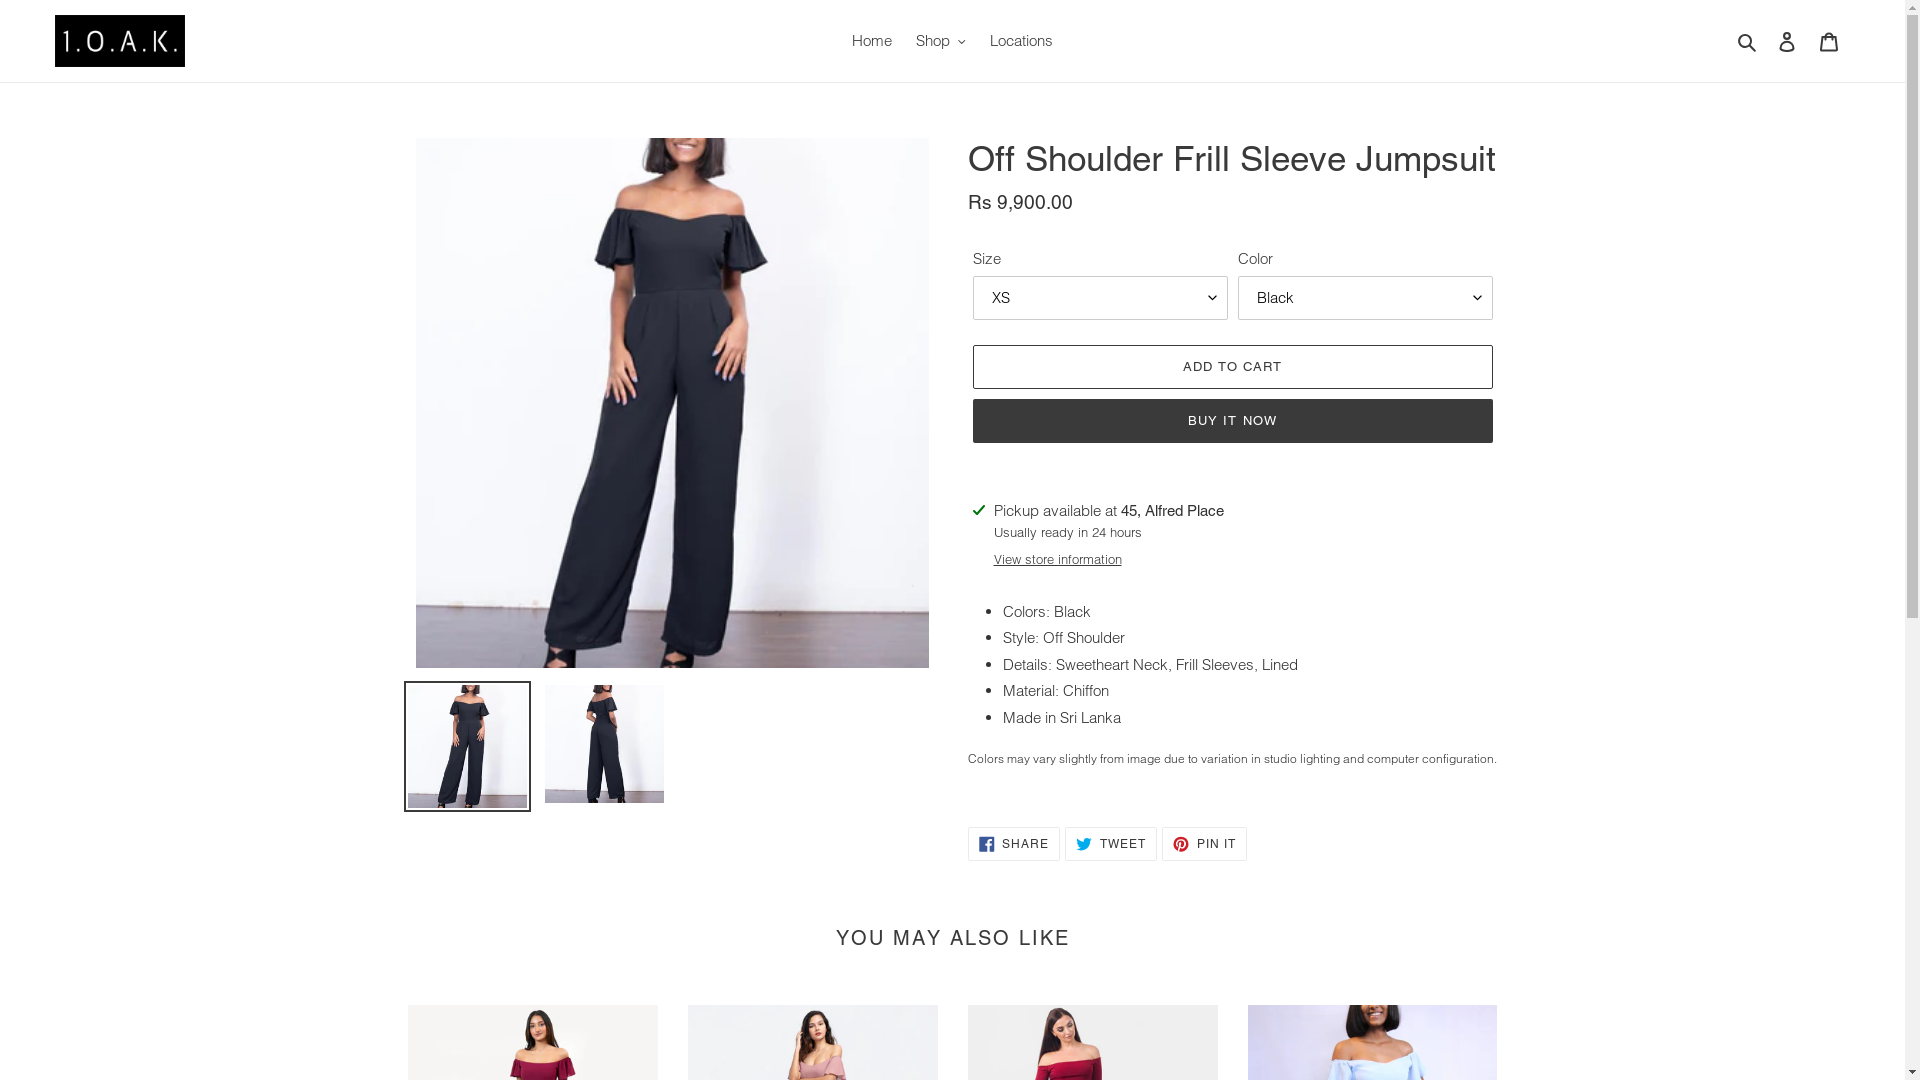  I want to click on 'ADD TO CART', so click(1231, 366).